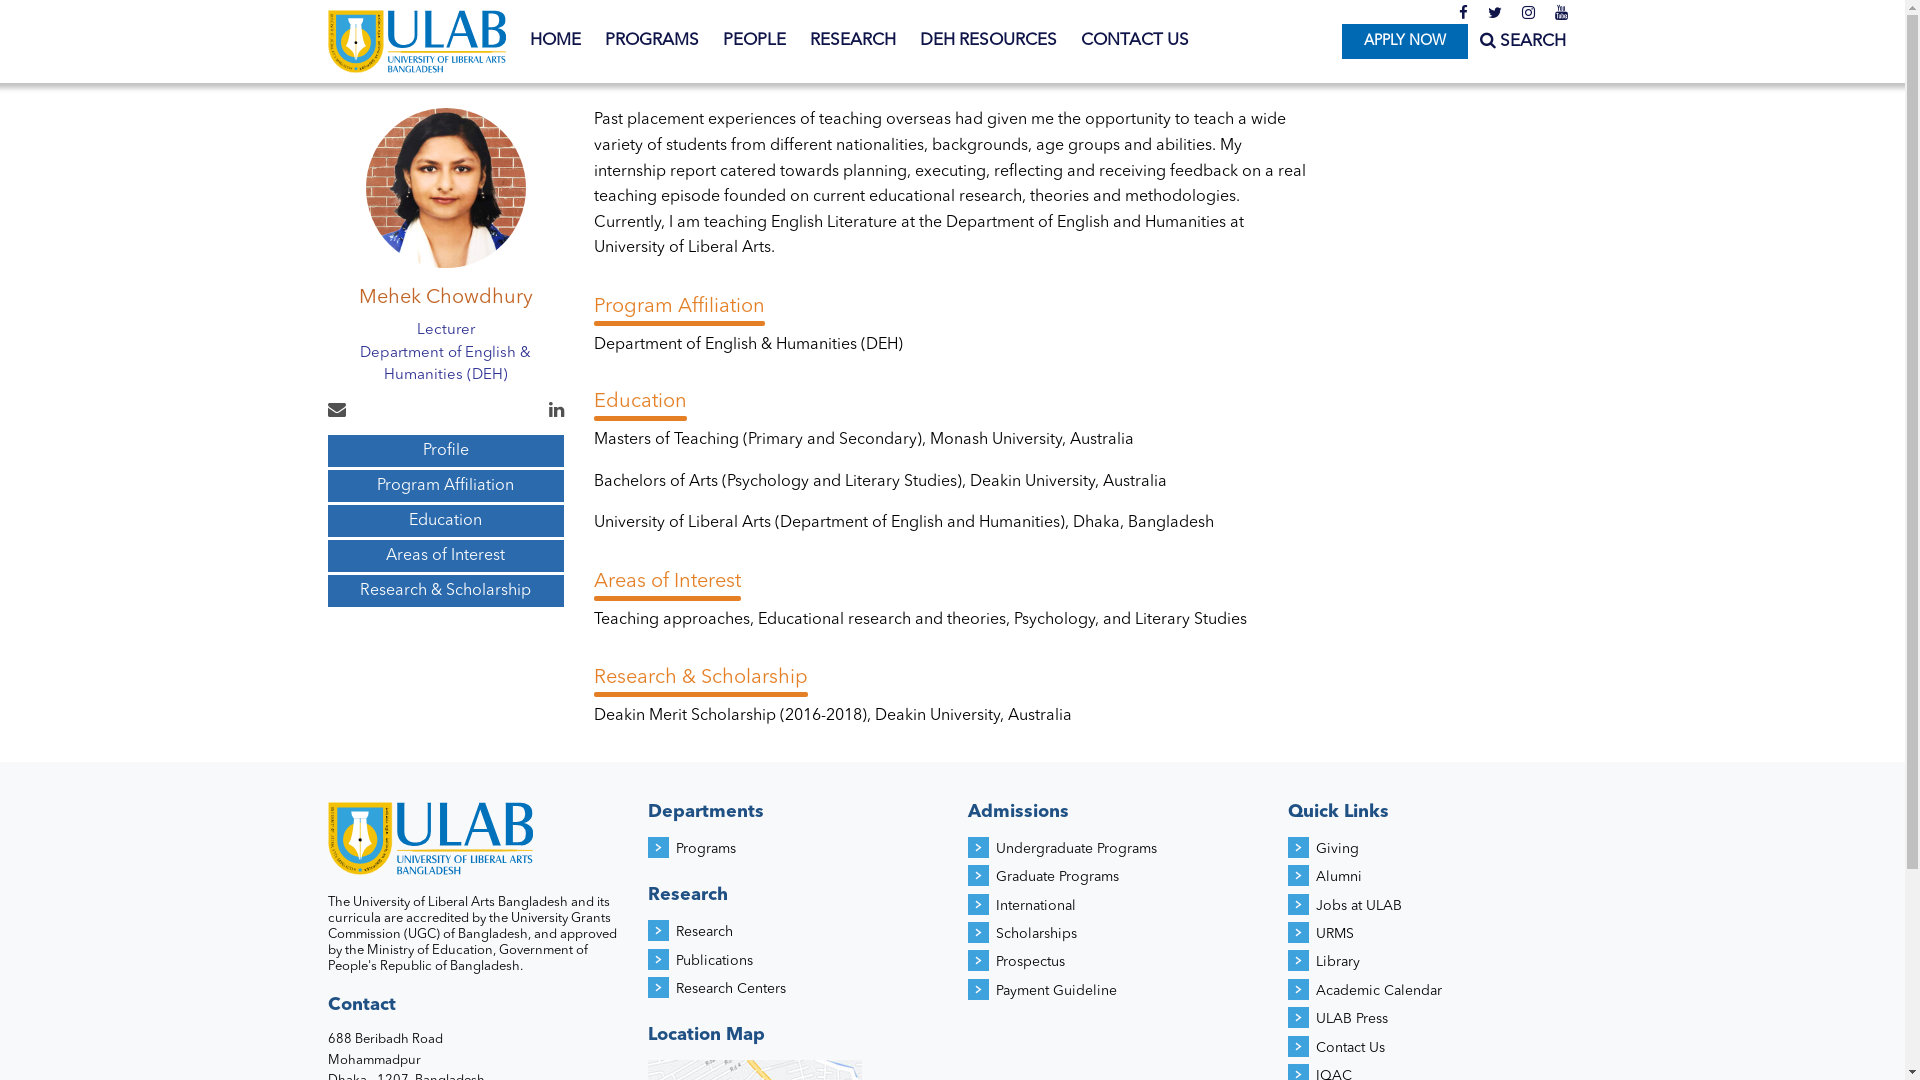  Describe the element at coordinates (445, 486) in the screenshot. I see `'Program Affiliation'` at that location.